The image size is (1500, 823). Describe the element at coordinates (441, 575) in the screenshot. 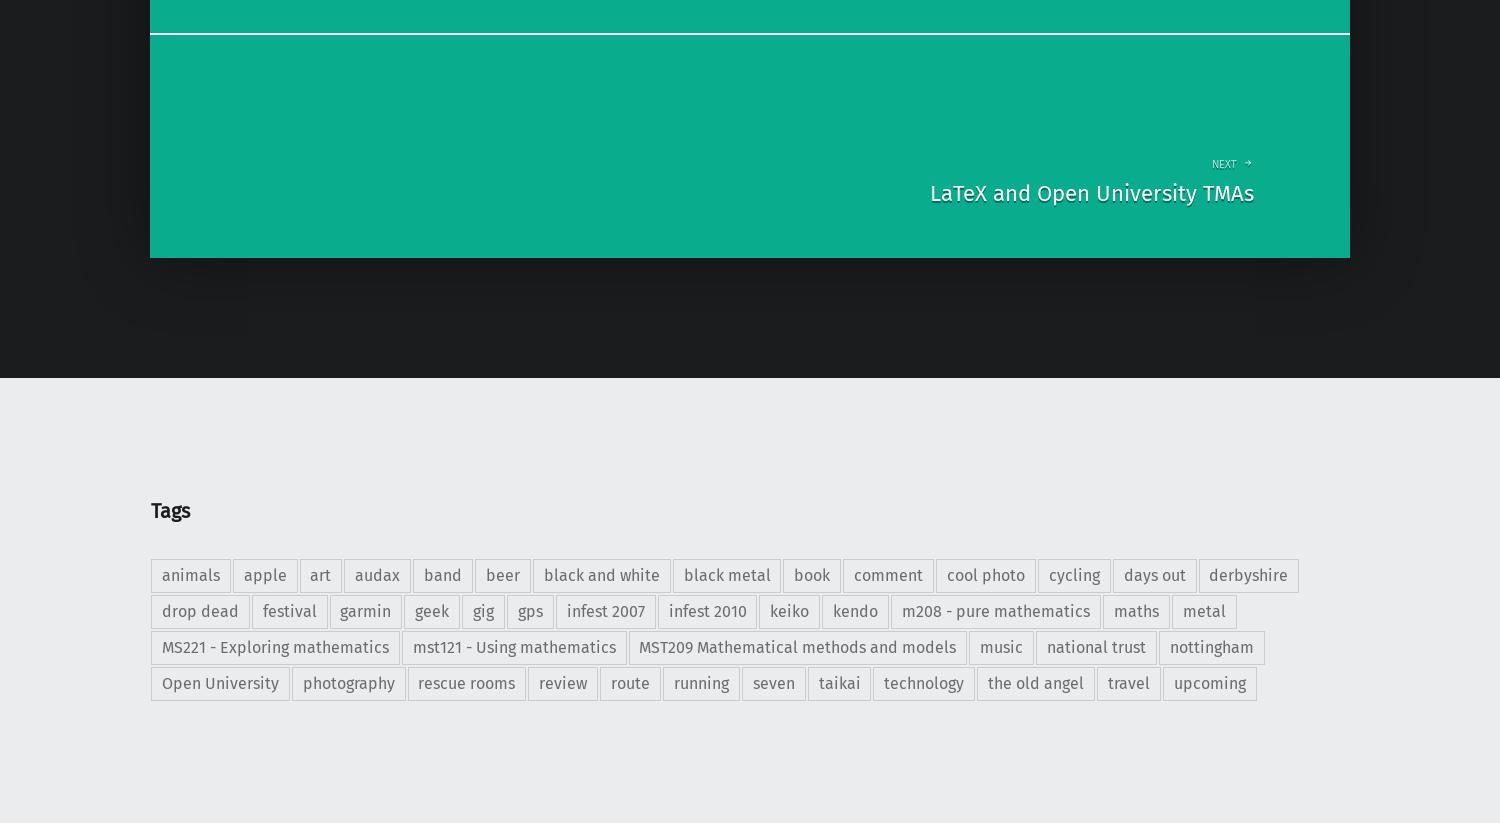

I see `'band'` at that location.